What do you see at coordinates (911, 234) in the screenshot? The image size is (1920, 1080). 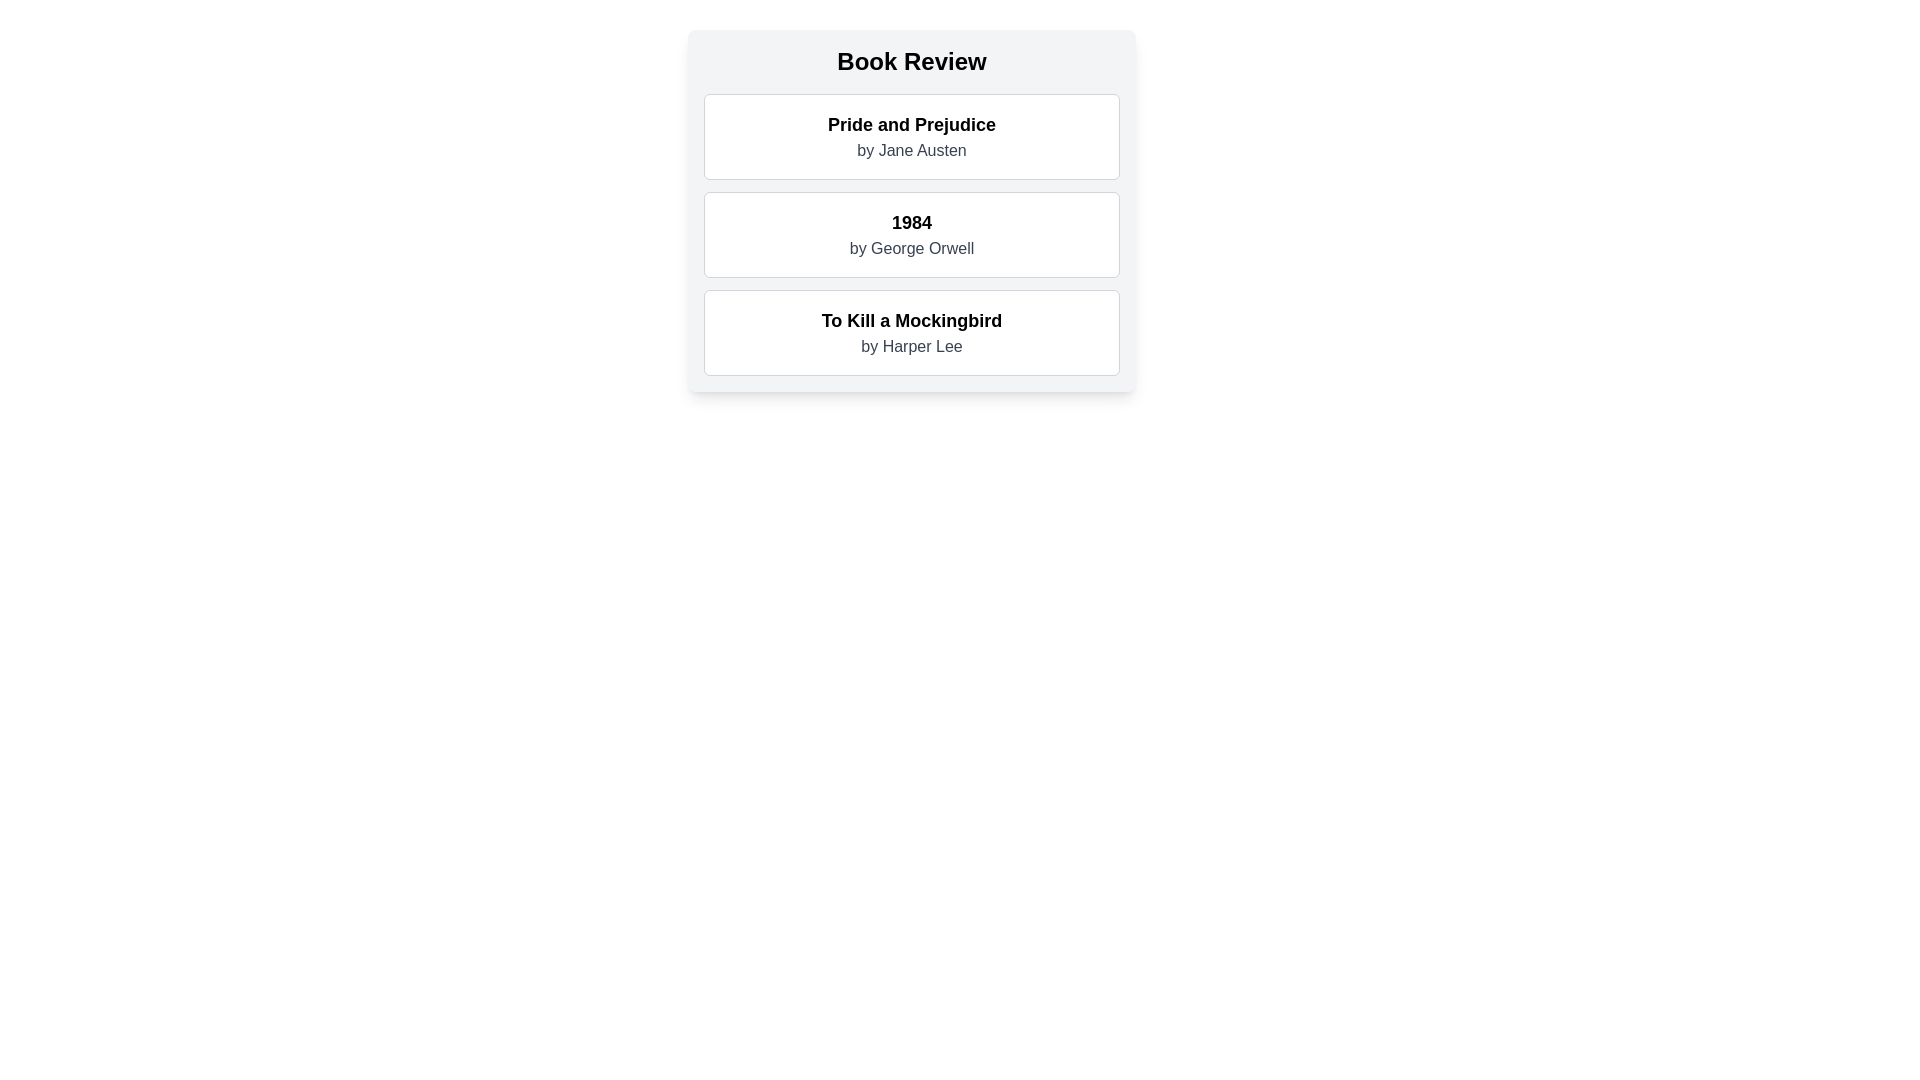 I see `the grid layout containing book titles and authors` at bounding box center [911, 234].